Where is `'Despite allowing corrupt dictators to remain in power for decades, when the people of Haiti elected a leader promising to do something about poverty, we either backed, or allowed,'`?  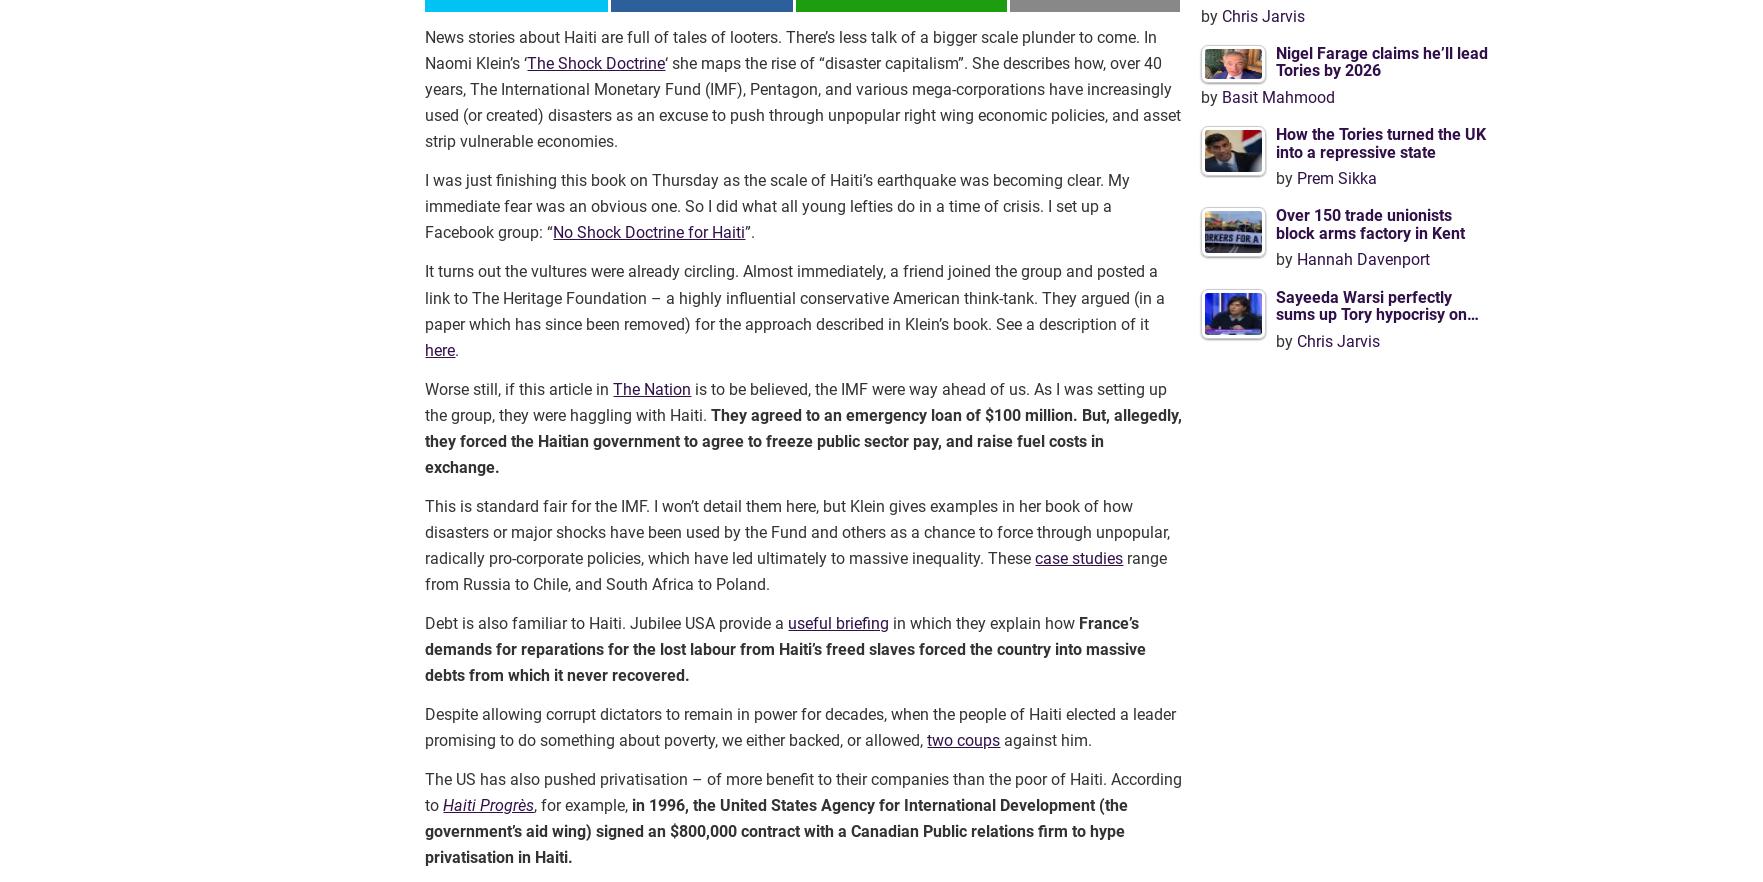
'Despite allowing corrupt dictators to remain in power for decades, when the people of Haiti elected a leader promising to do something about poverty, we either backed, or allowed,' is located at coordinates (800, 726).